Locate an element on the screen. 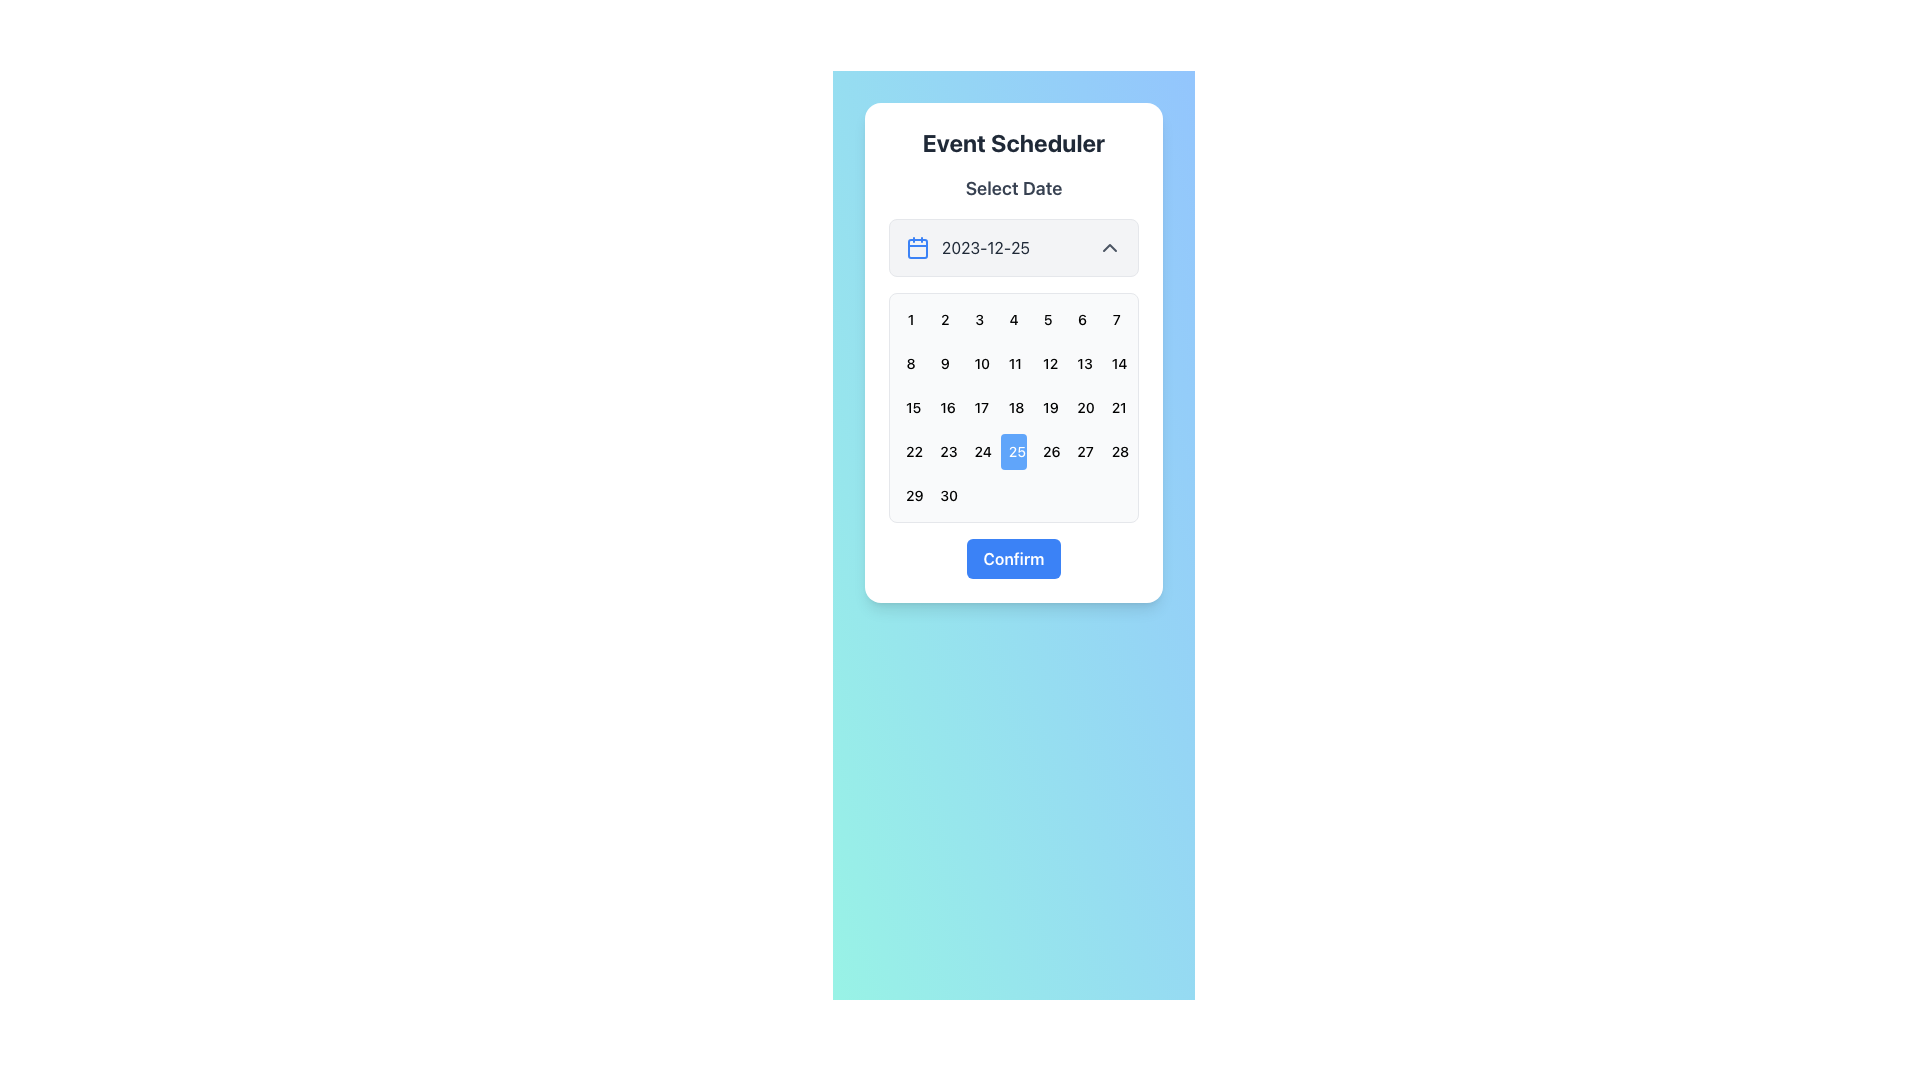 This screenshot has width=1920, height=1080. the button representing a specific date in the calendar interface is located at coordinates (1013, 407).